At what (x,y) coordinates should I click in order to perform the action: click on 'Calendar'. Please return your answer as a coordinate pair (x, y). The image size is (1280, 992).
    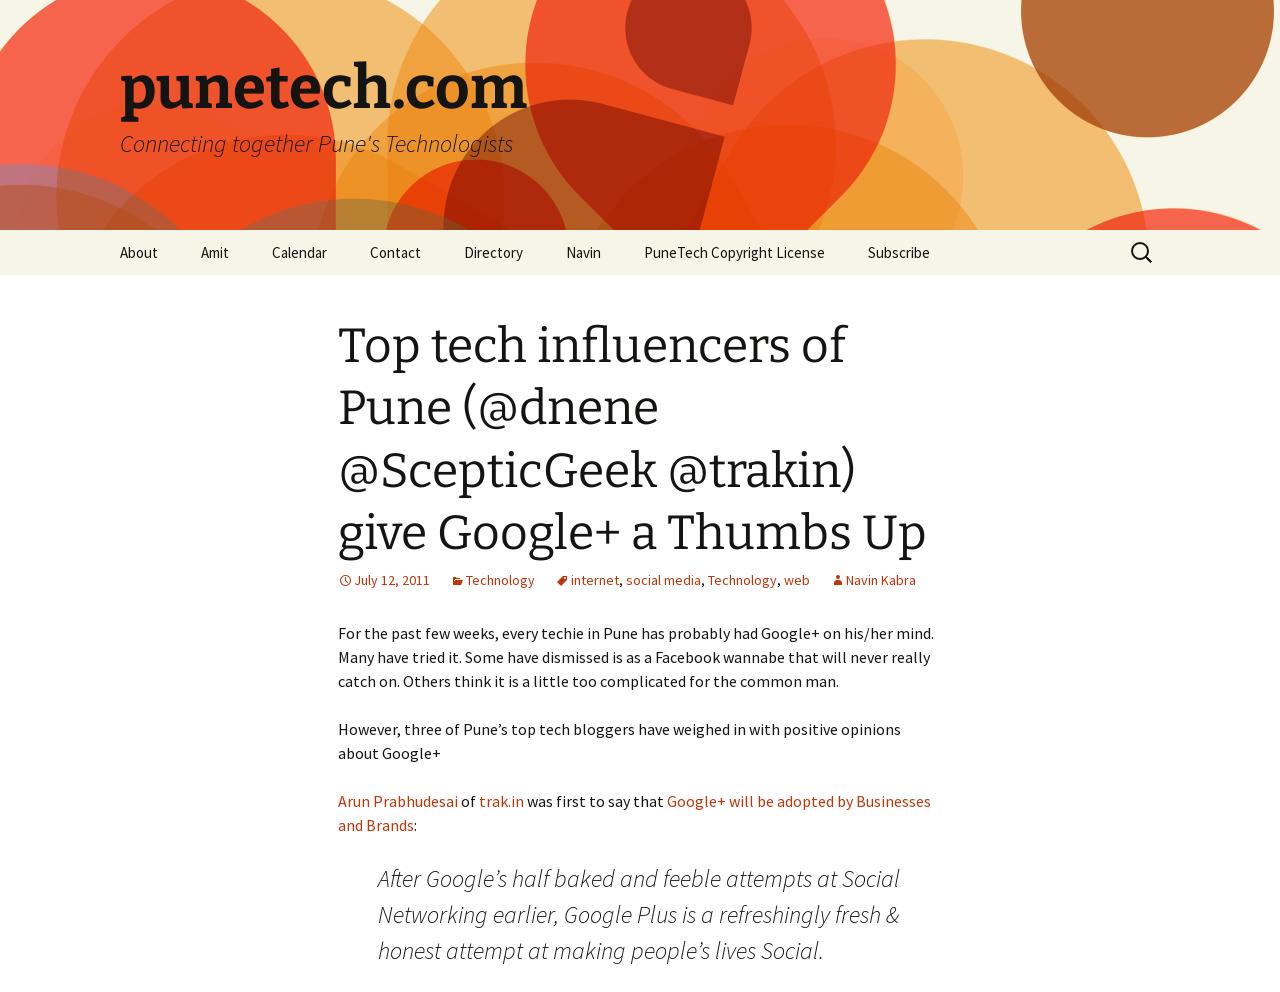
    Looking at the image, I should click on (298, 251).